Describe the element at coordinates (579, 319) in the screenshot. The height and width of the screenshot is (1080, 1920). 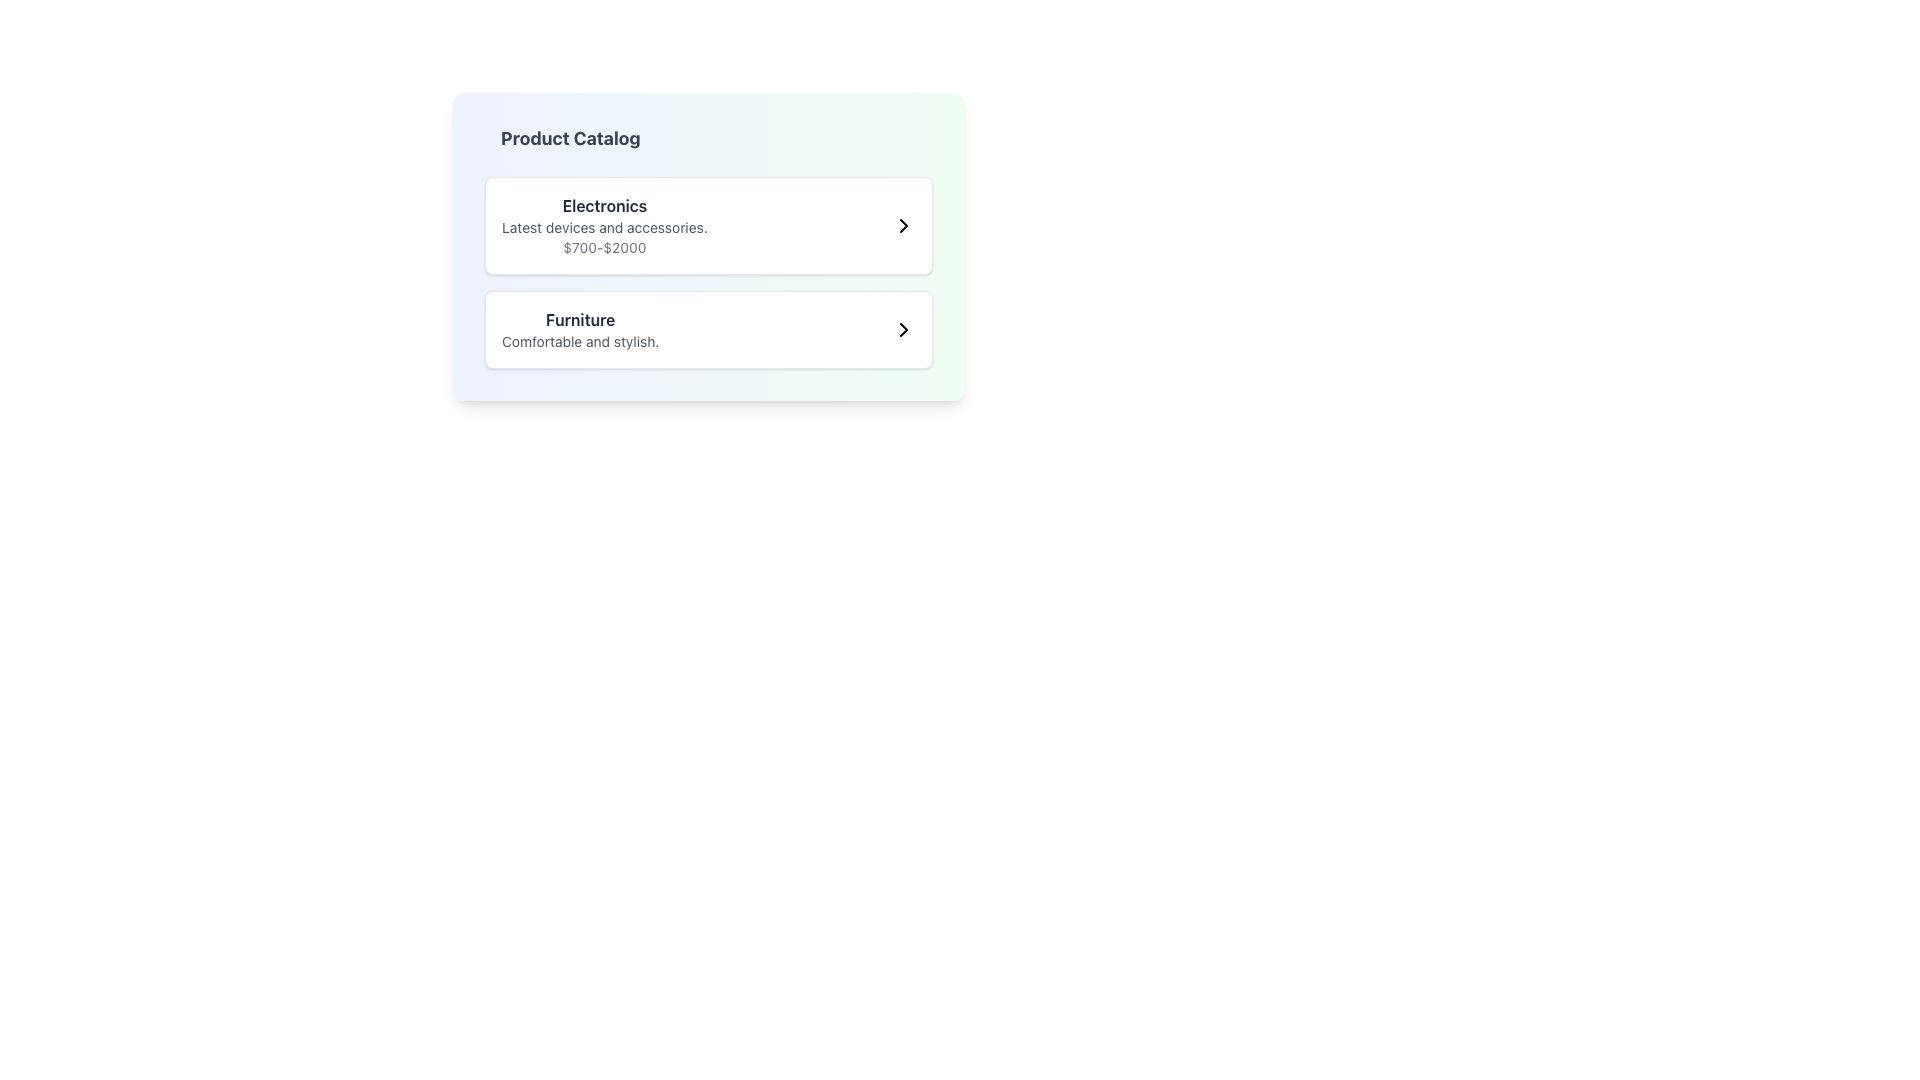
I see `the static text element that serves as a header for the 'Furniture' section, which is located near the top of the section and is centered horizontally` at that location.